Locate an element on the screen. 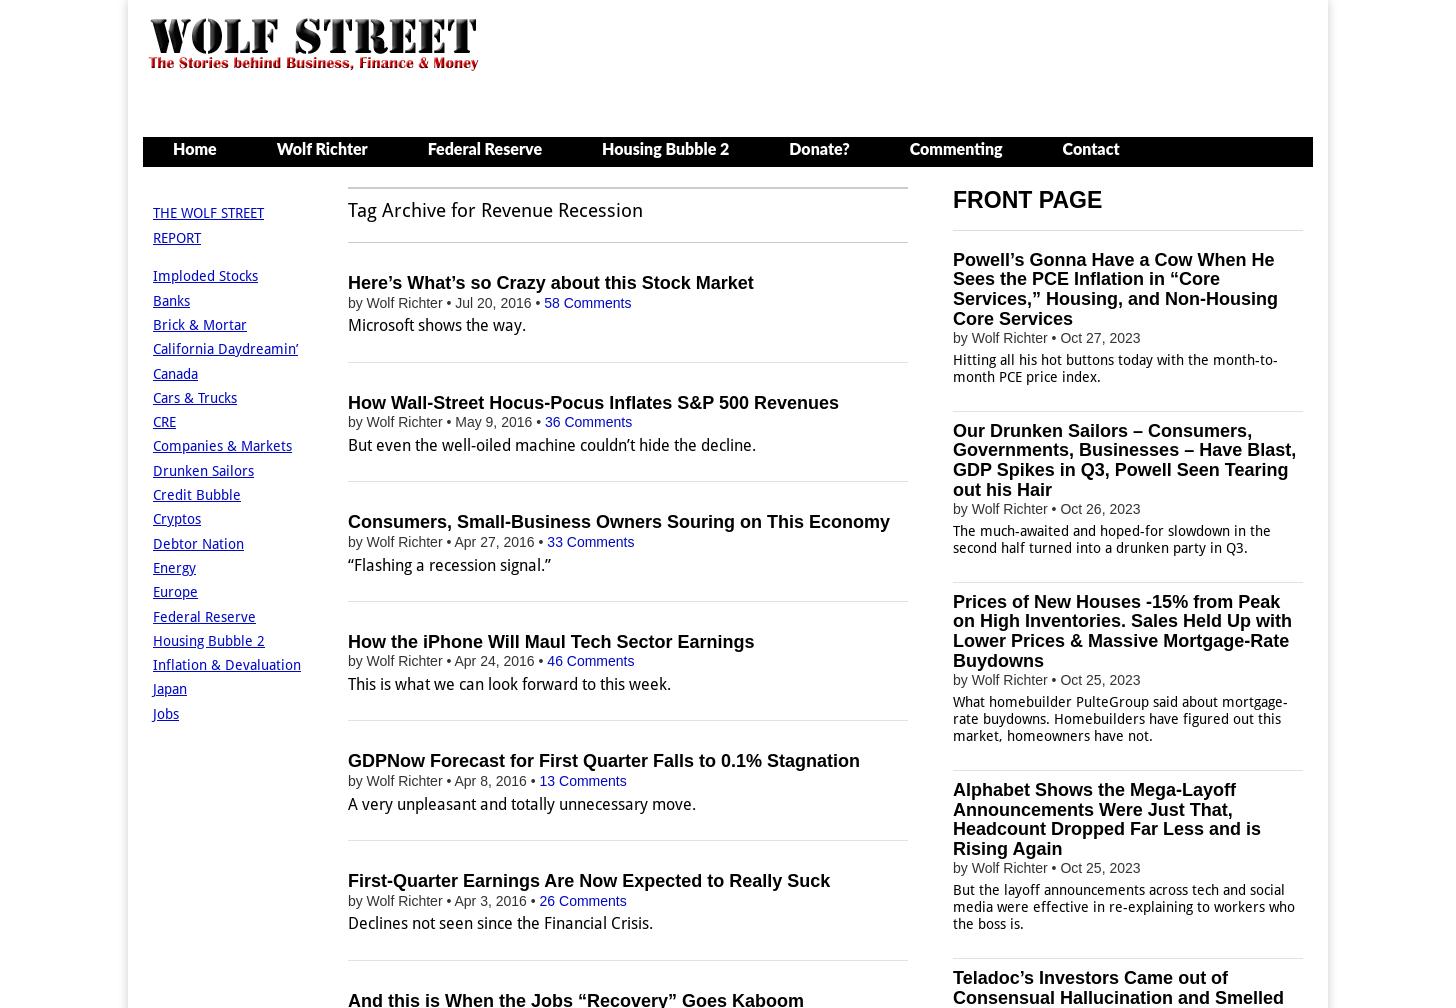 The height and width of the screenshot is (1008, 1456). 'California Daydreamin’' is located at coordinates (225, 348).